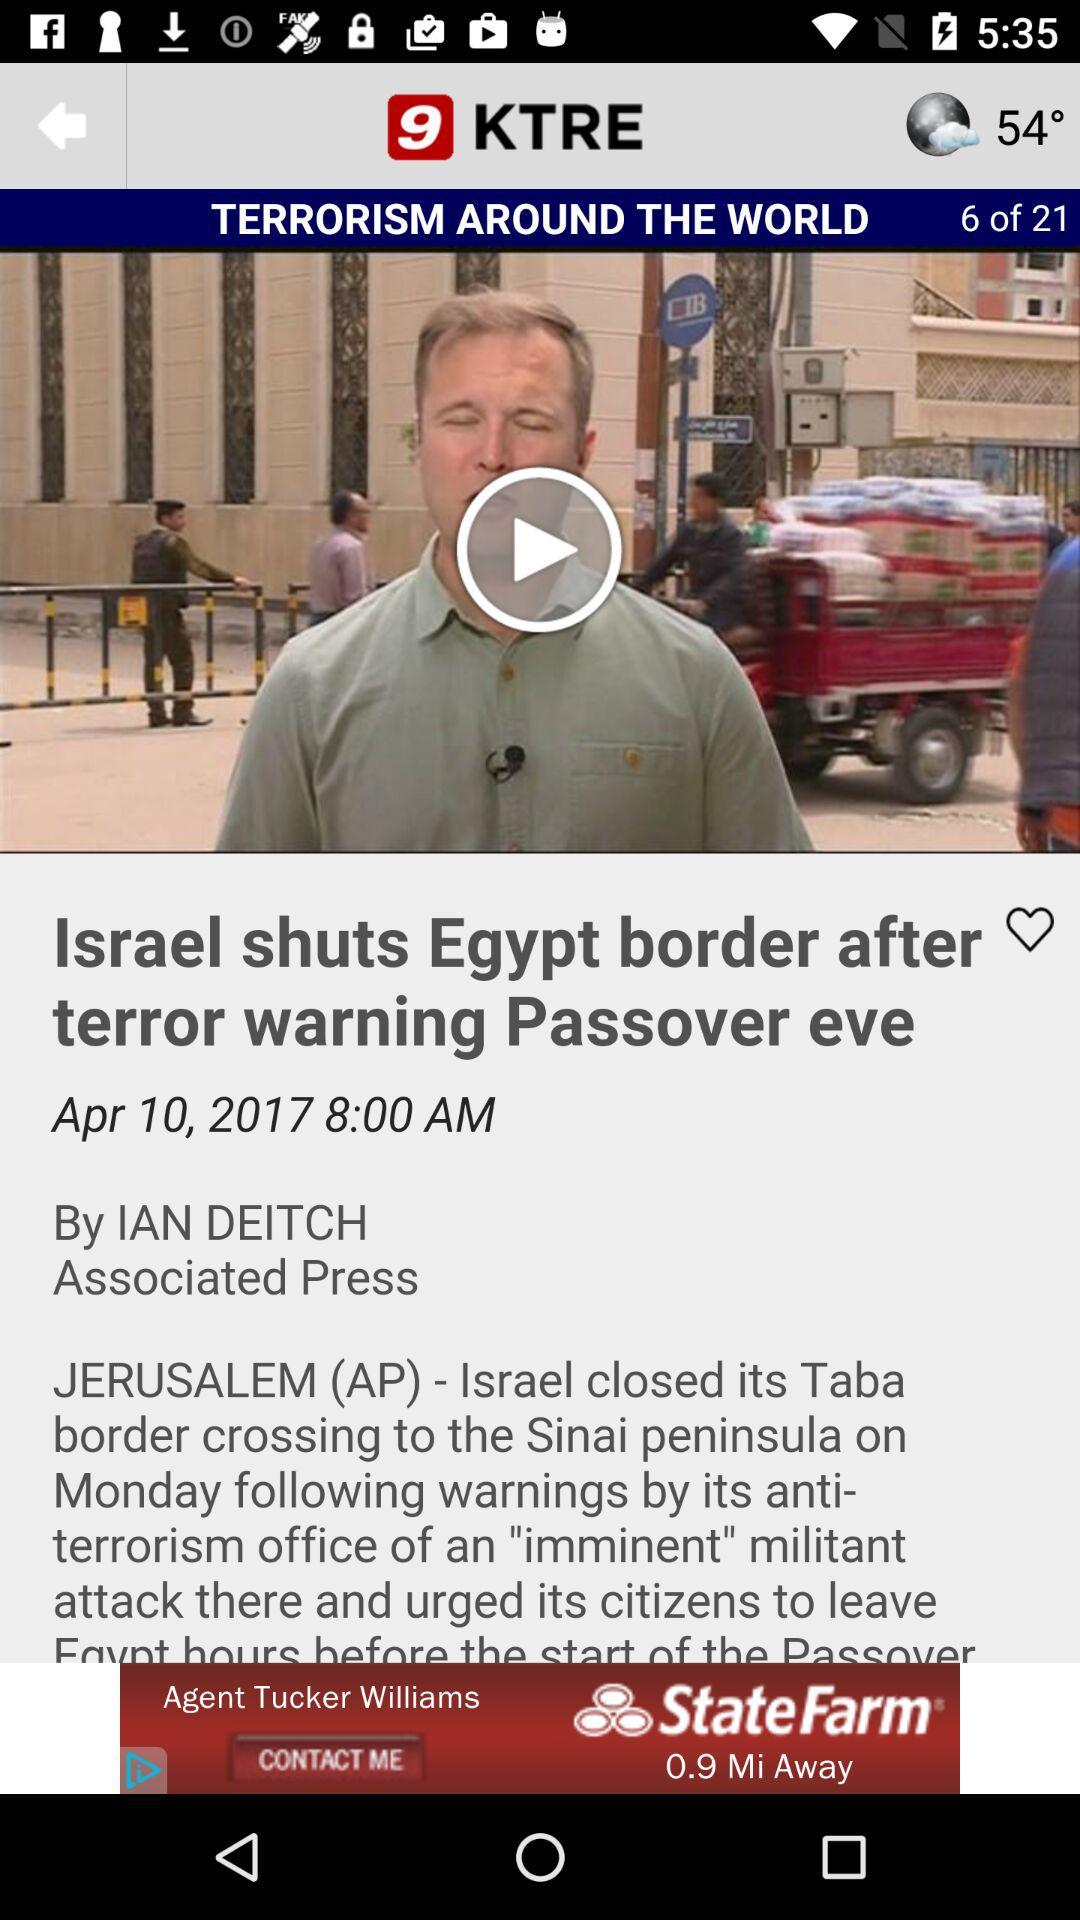 The height and width of the screenshot is (1920, 1080). Describe the element at coordinates (1017, 928) in the screenshot. I see `the article` at that location.